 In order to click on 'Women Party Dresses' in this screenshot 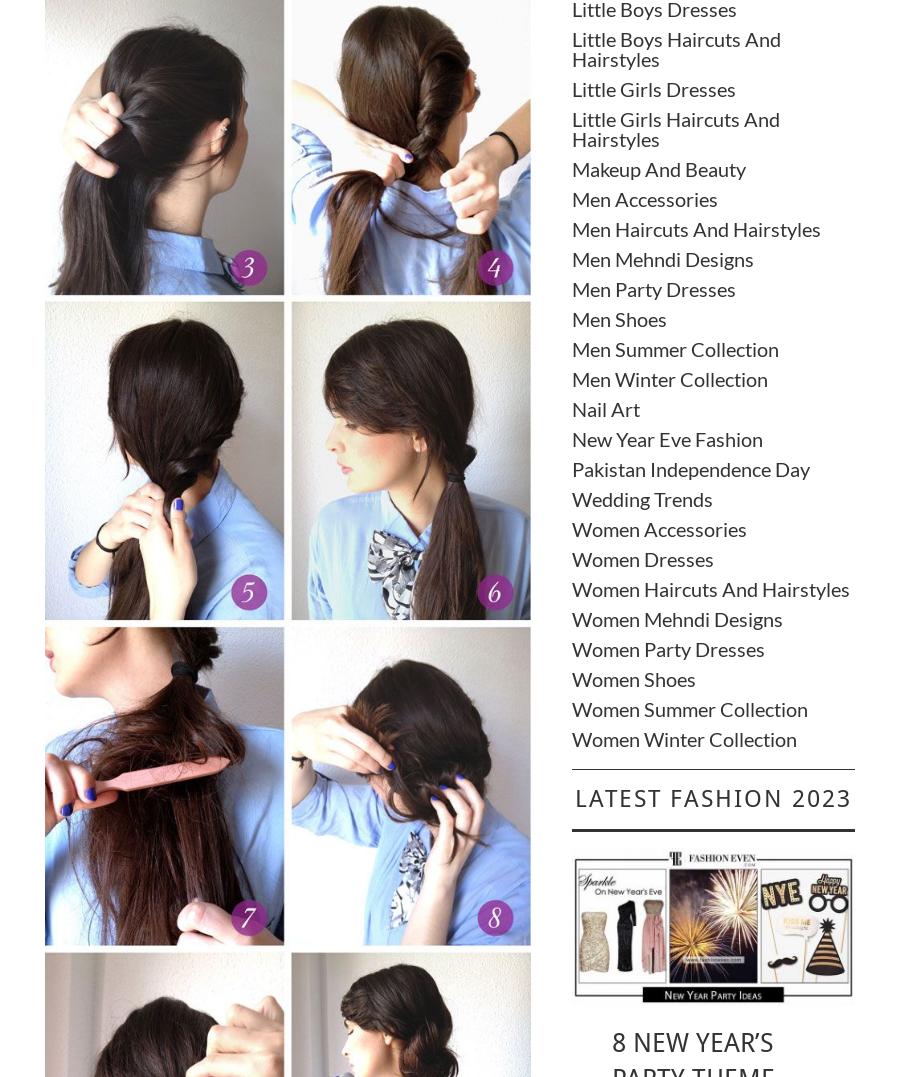, I will do `click(570, 648)`.